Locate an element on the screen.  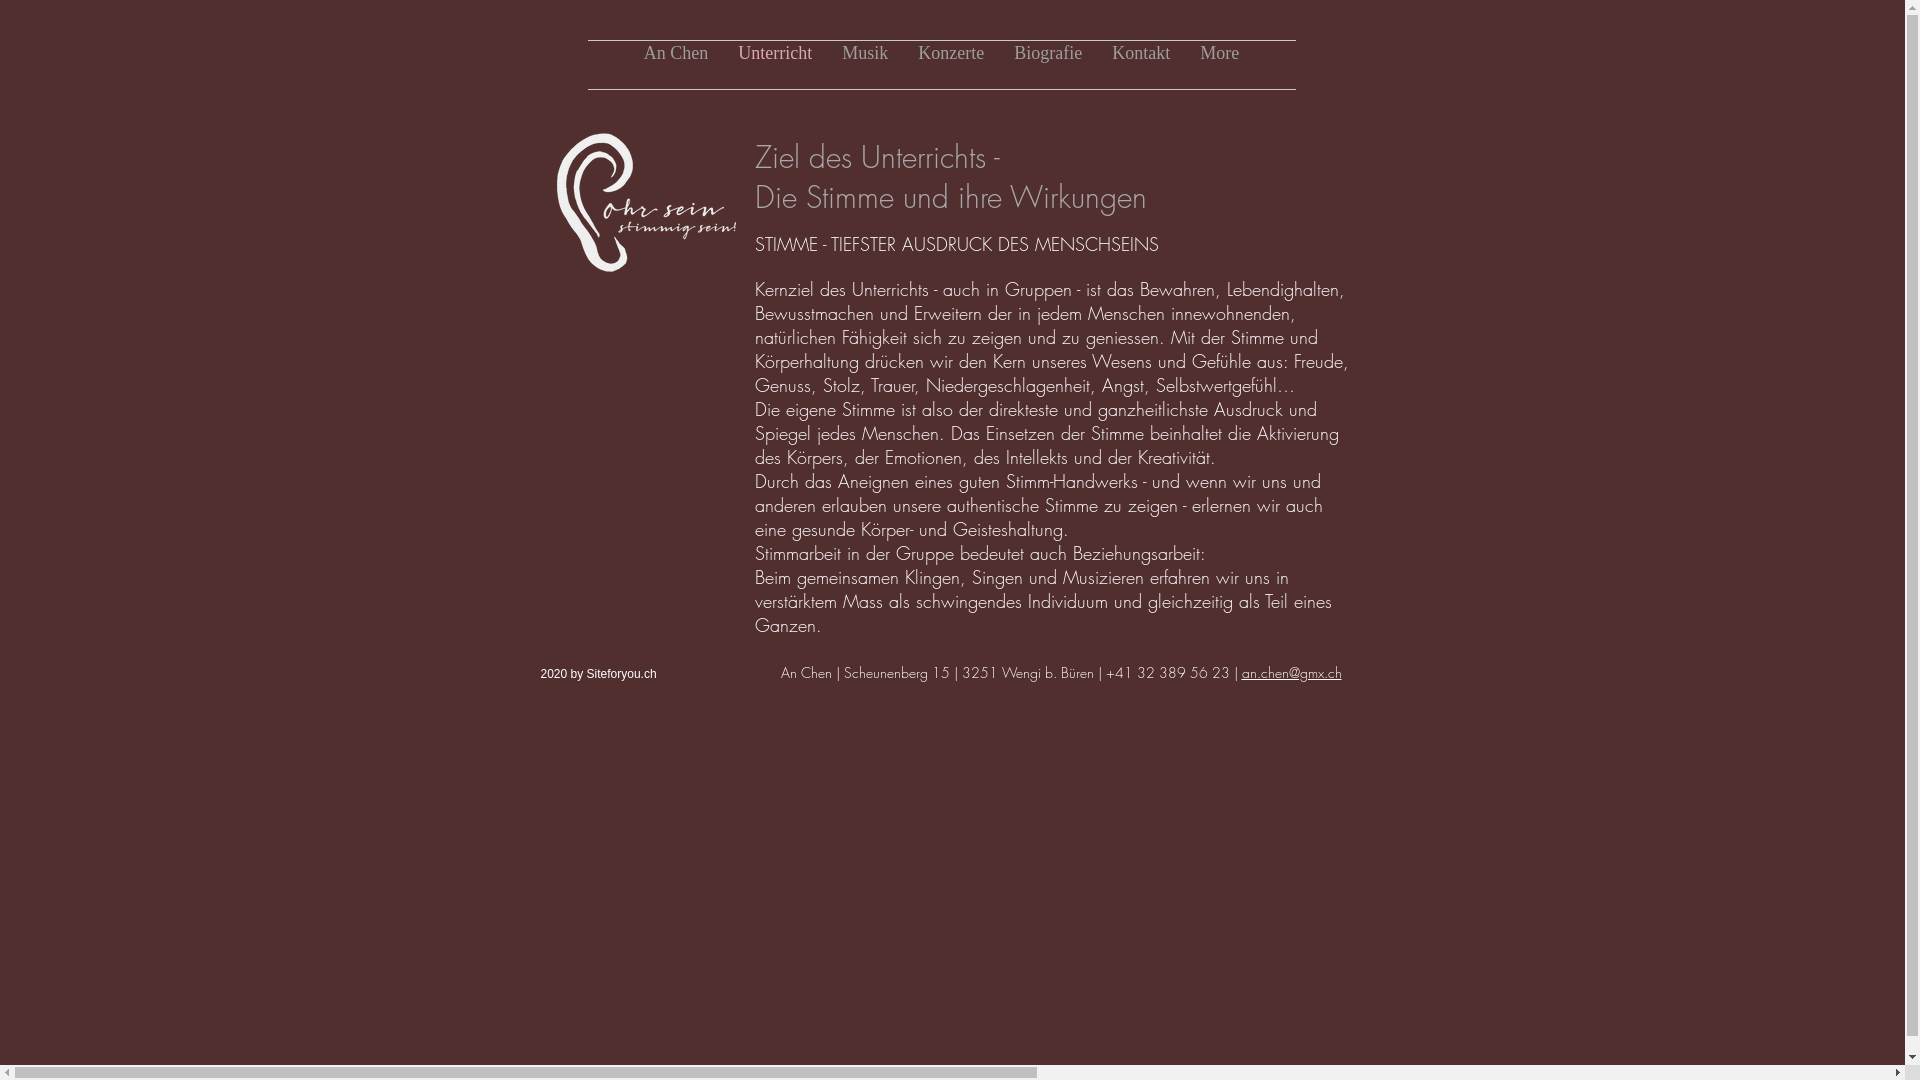
'Kontakt' is located at coordinates (1141, 64).